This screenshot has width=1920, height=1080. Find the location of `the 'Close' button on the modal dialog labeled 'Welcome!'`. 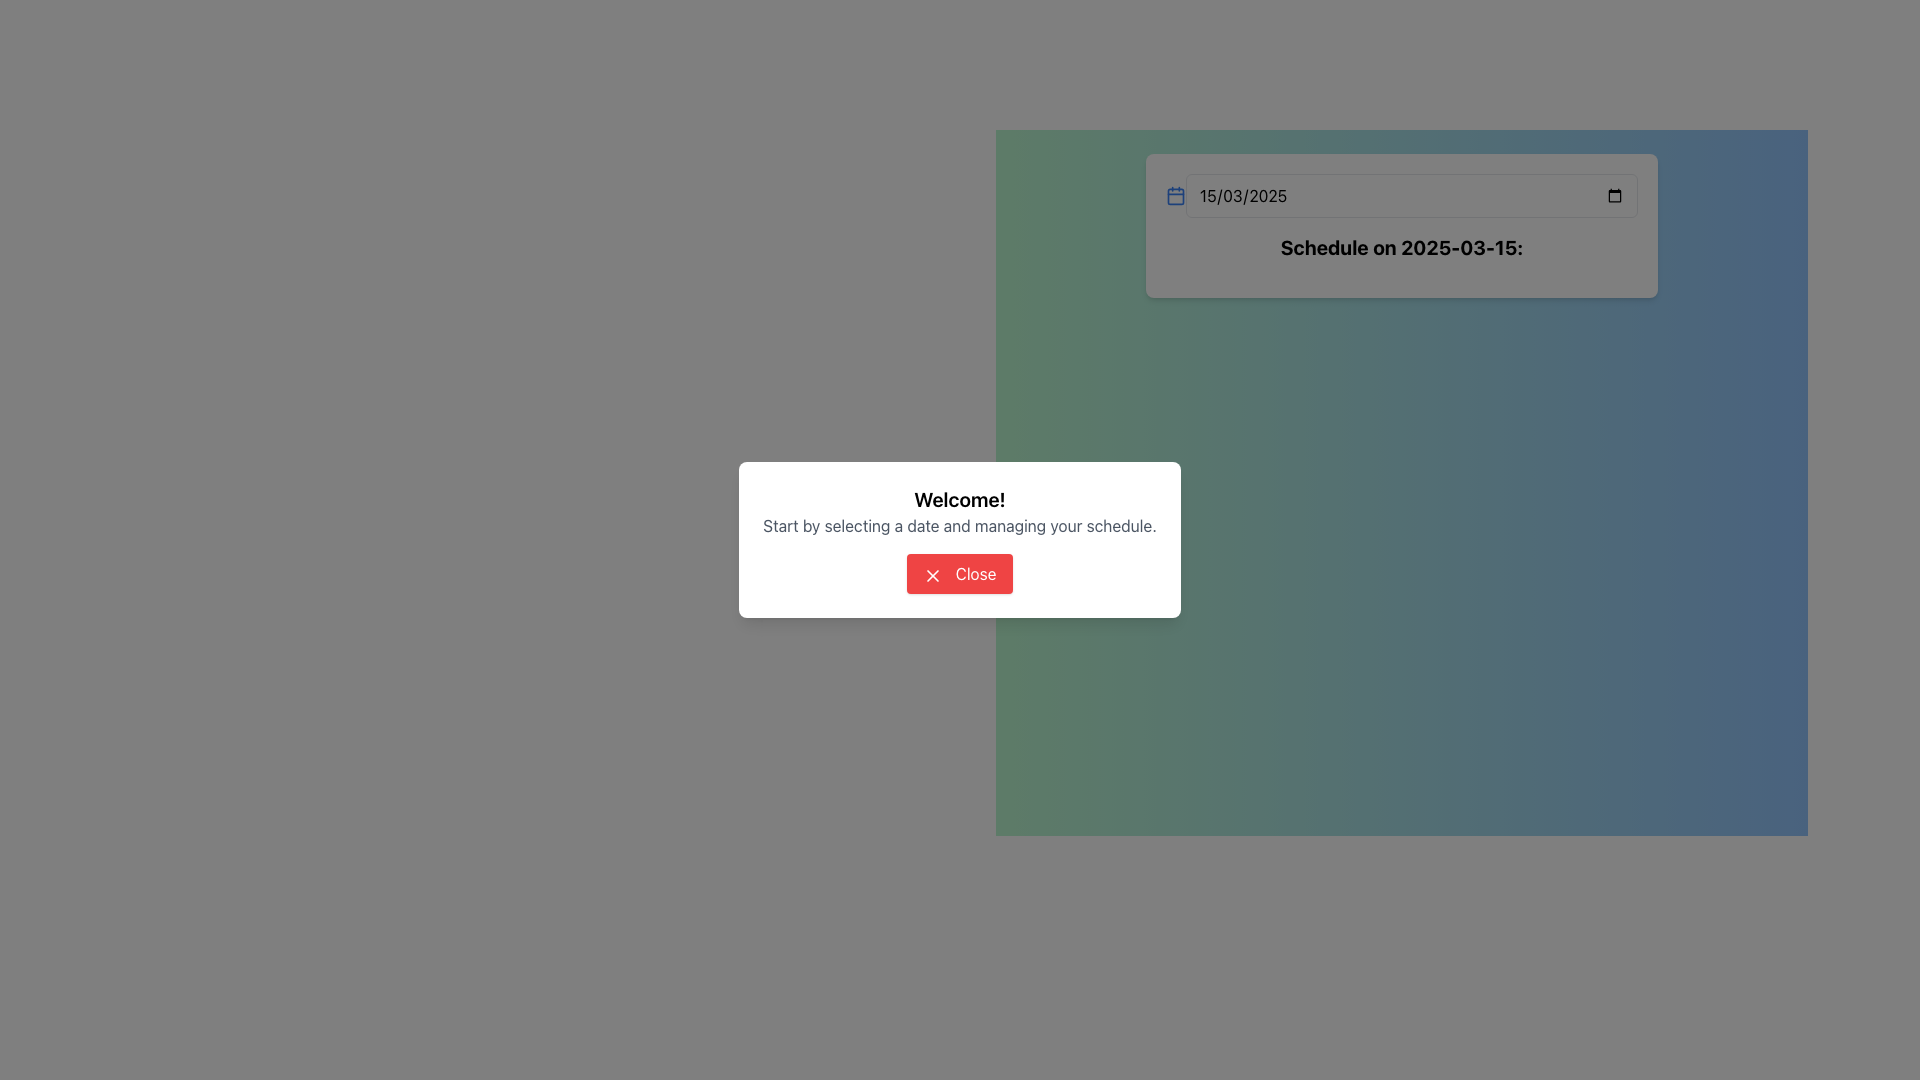

the 'Close' button on the modal dialog labeled 'Welcome!' is located at coordinates (960, 540).